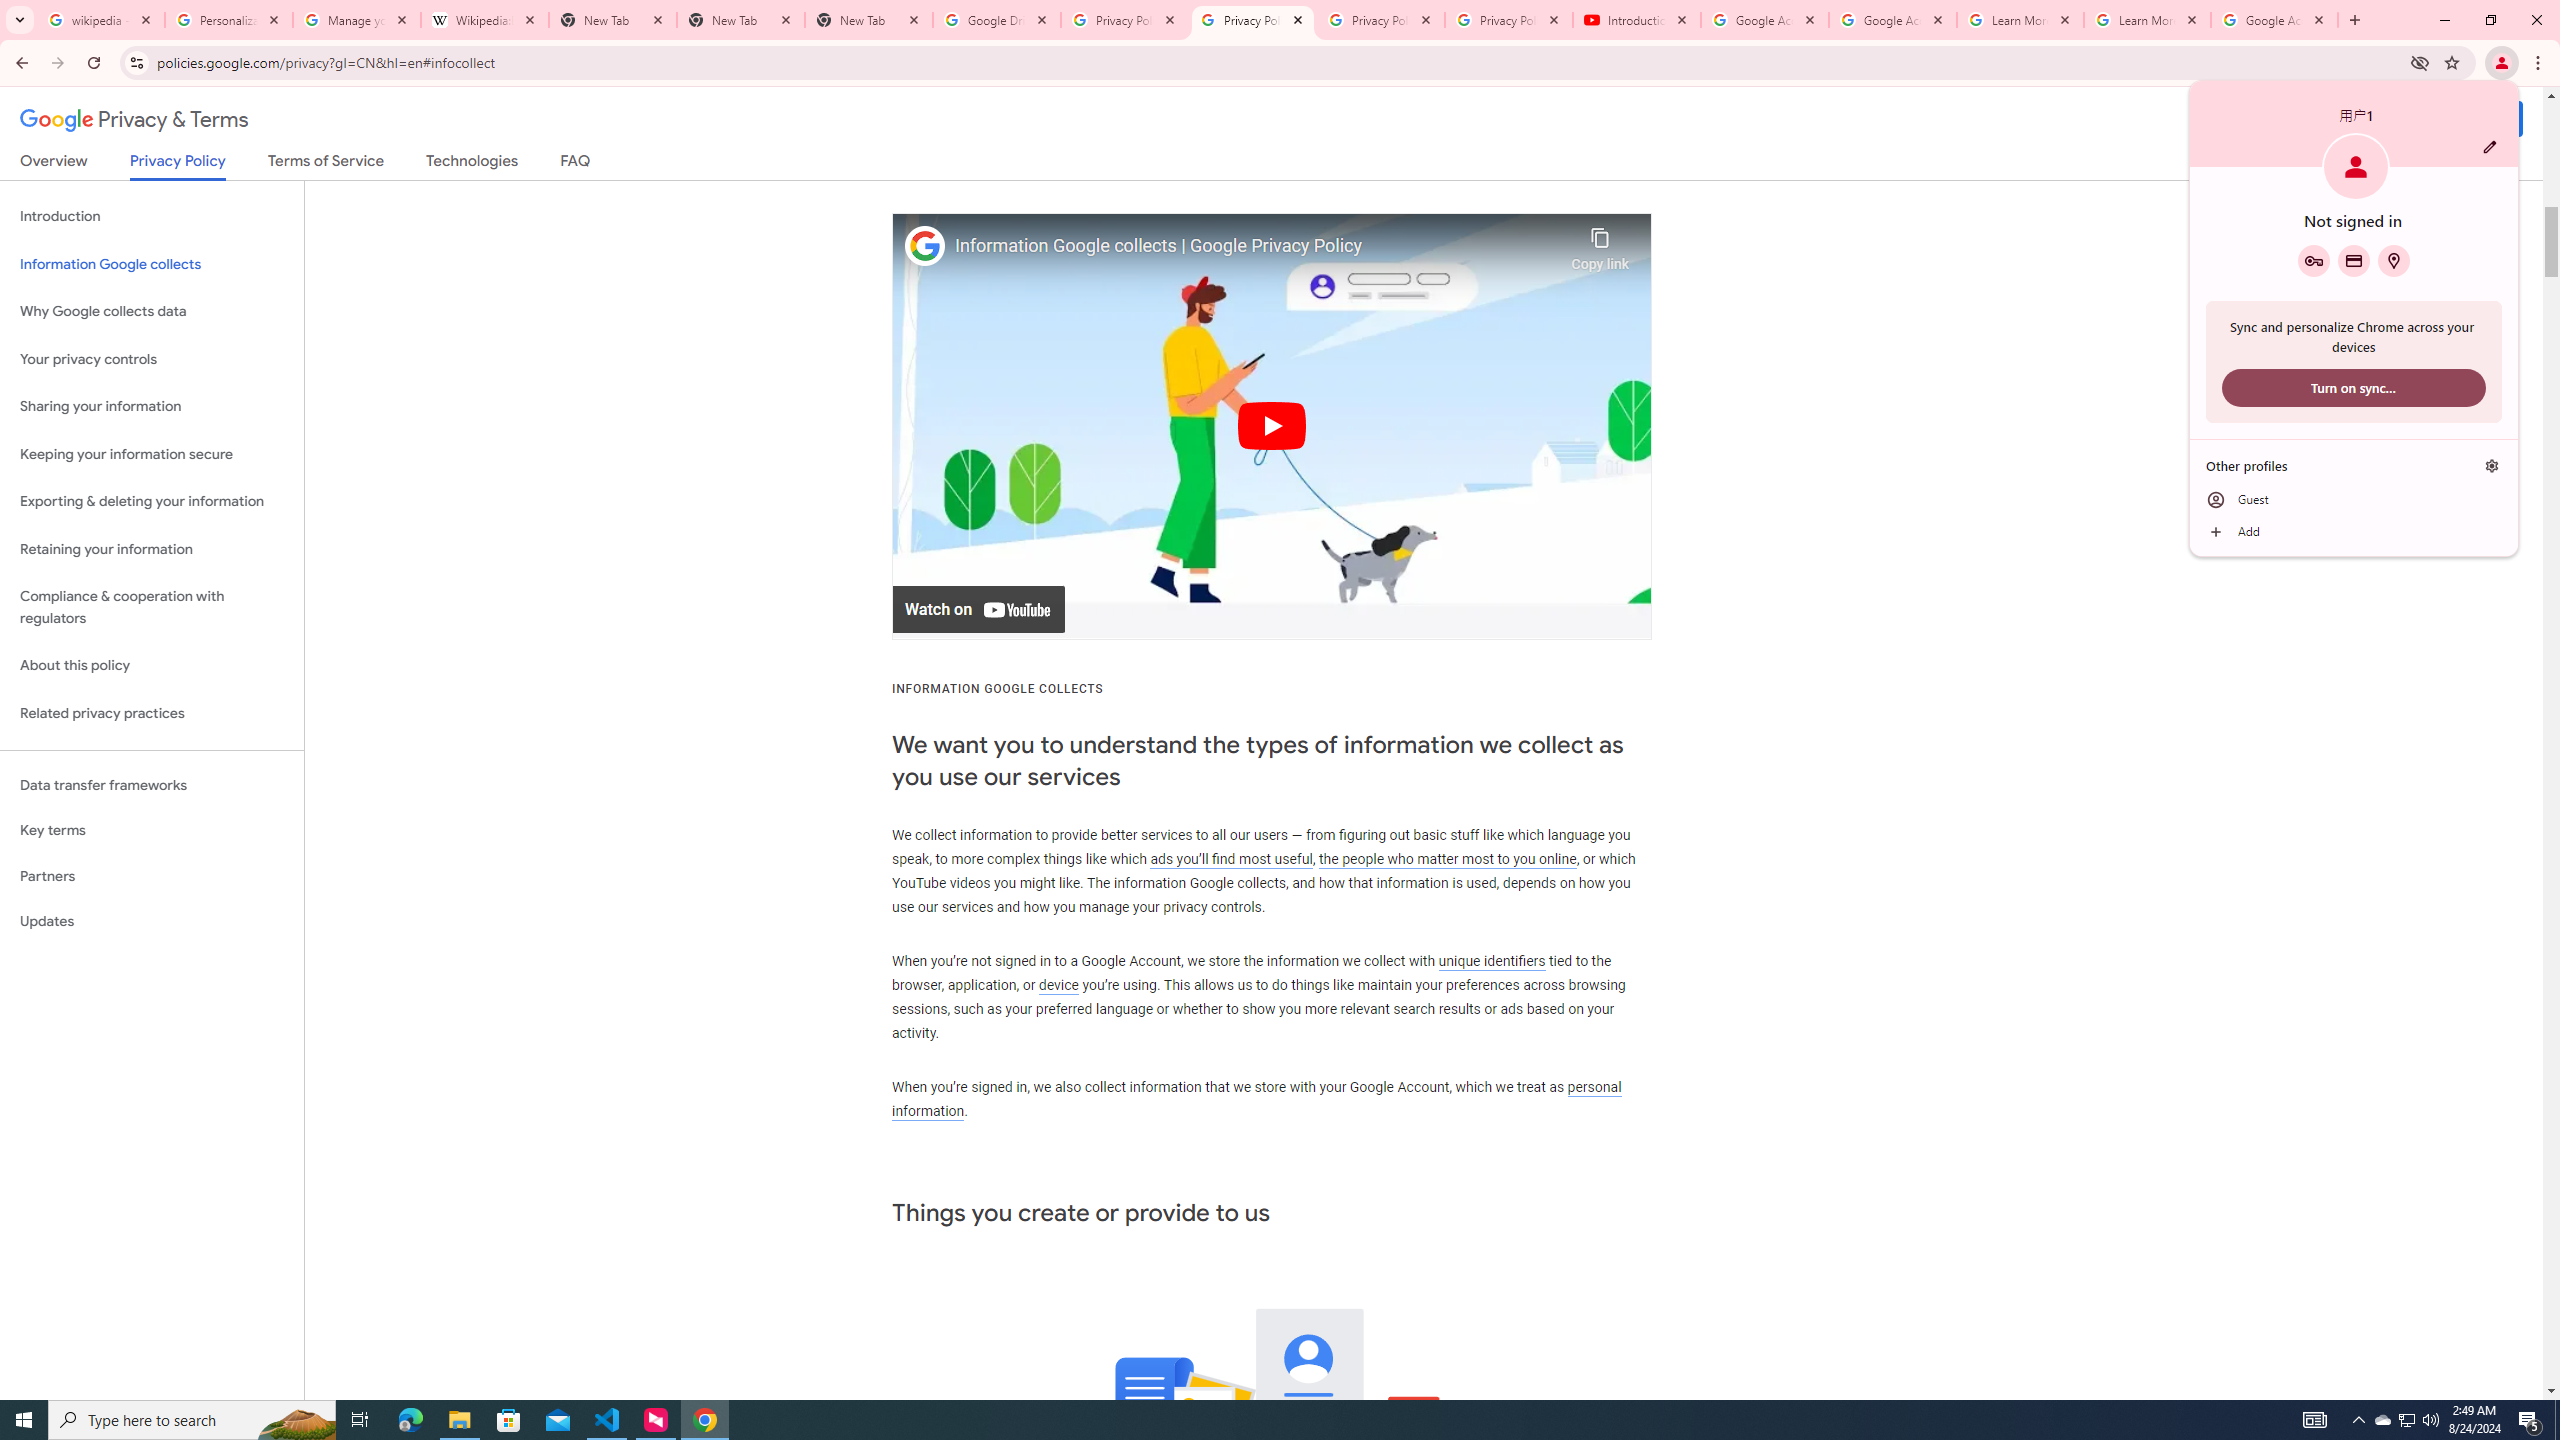 This screenshot has width=2560, height=1440. What do you see at coordinates (978, 608) in the screenshot?
I see `'Watch on YouTube'` at bounding box center [978, 608].